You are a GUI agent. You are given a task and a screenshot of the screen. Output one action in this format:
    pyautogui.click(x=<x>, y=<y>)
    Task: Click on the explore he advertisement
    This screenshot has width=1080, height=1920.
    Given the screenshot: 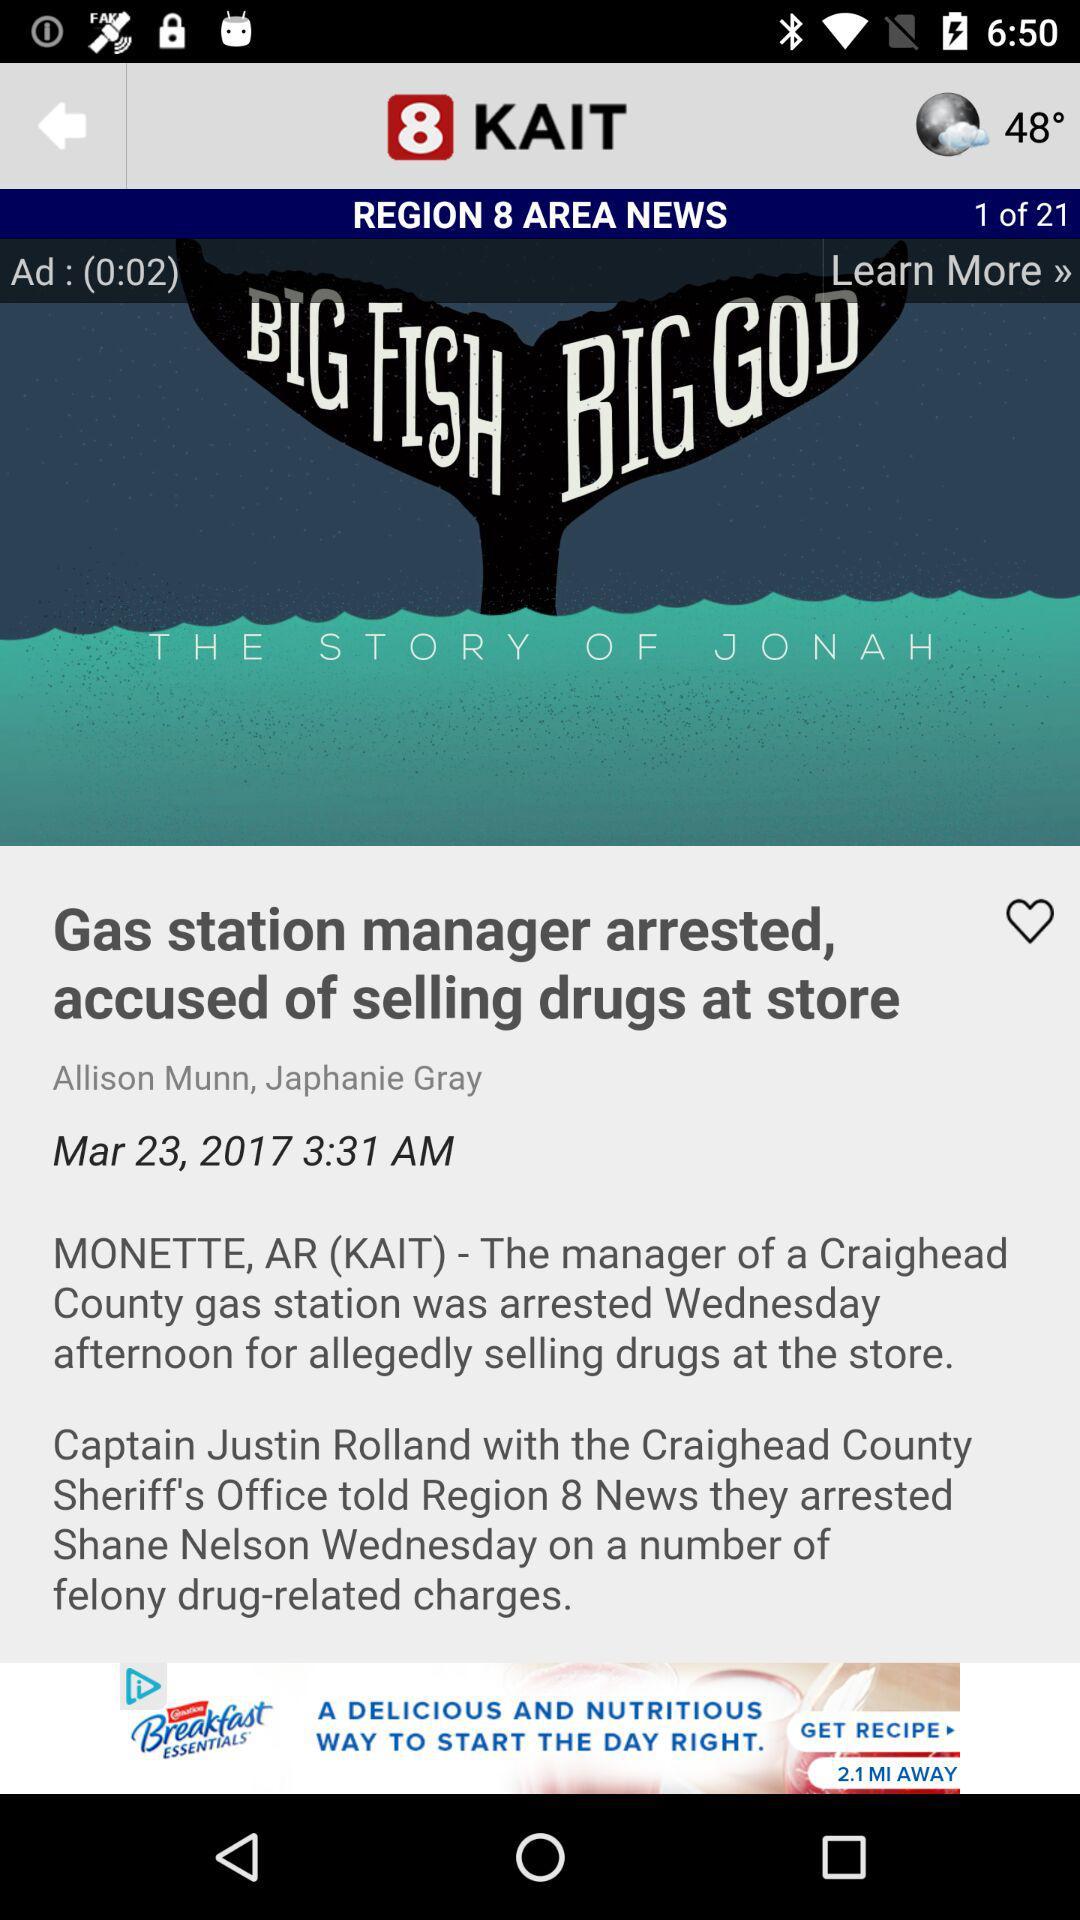 What is the action you would take?
    pyautogui.click(x=540, y=1727)
    